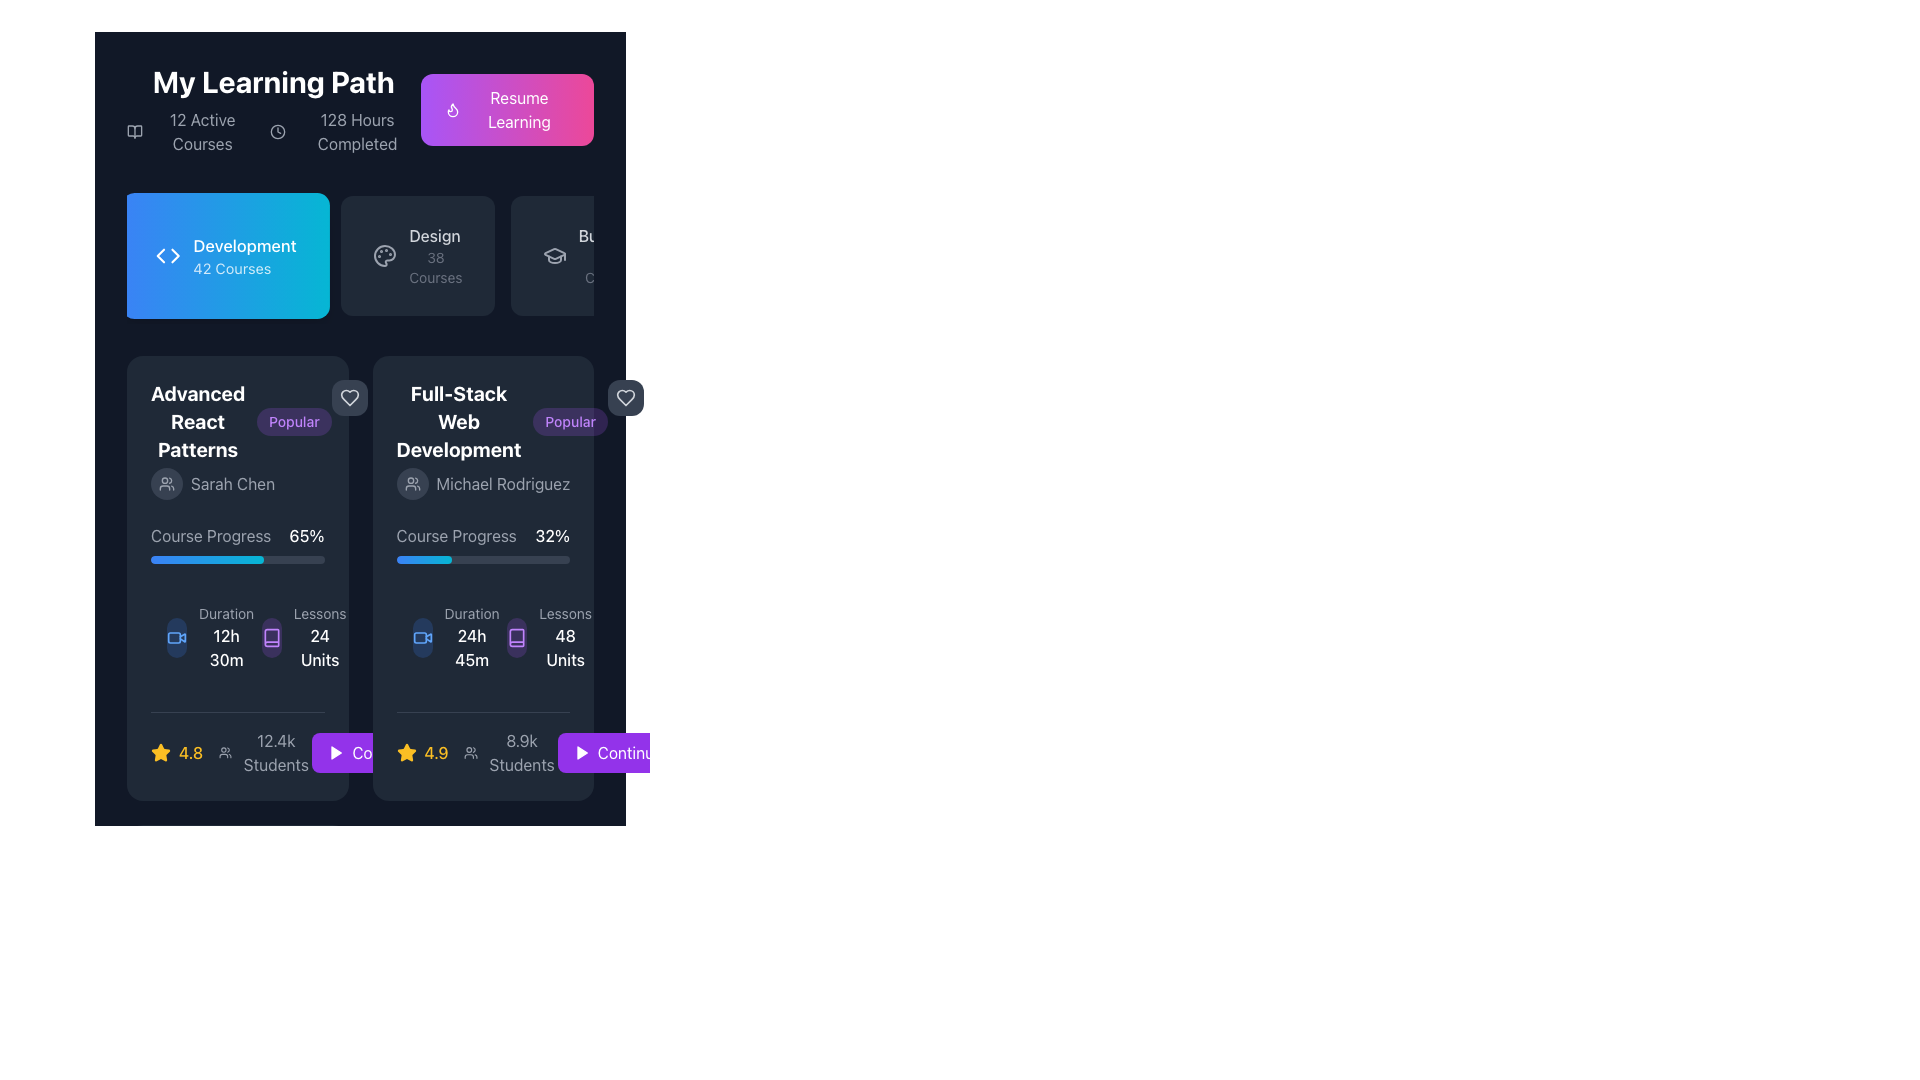 The image size is (1920, 1080). Describe the element at coordinates (237, 535) in the screenshot. I see `the Label displaying the progress of the course 'Advanced React Patterns', located above the progress bar and below the author's name` at that location.